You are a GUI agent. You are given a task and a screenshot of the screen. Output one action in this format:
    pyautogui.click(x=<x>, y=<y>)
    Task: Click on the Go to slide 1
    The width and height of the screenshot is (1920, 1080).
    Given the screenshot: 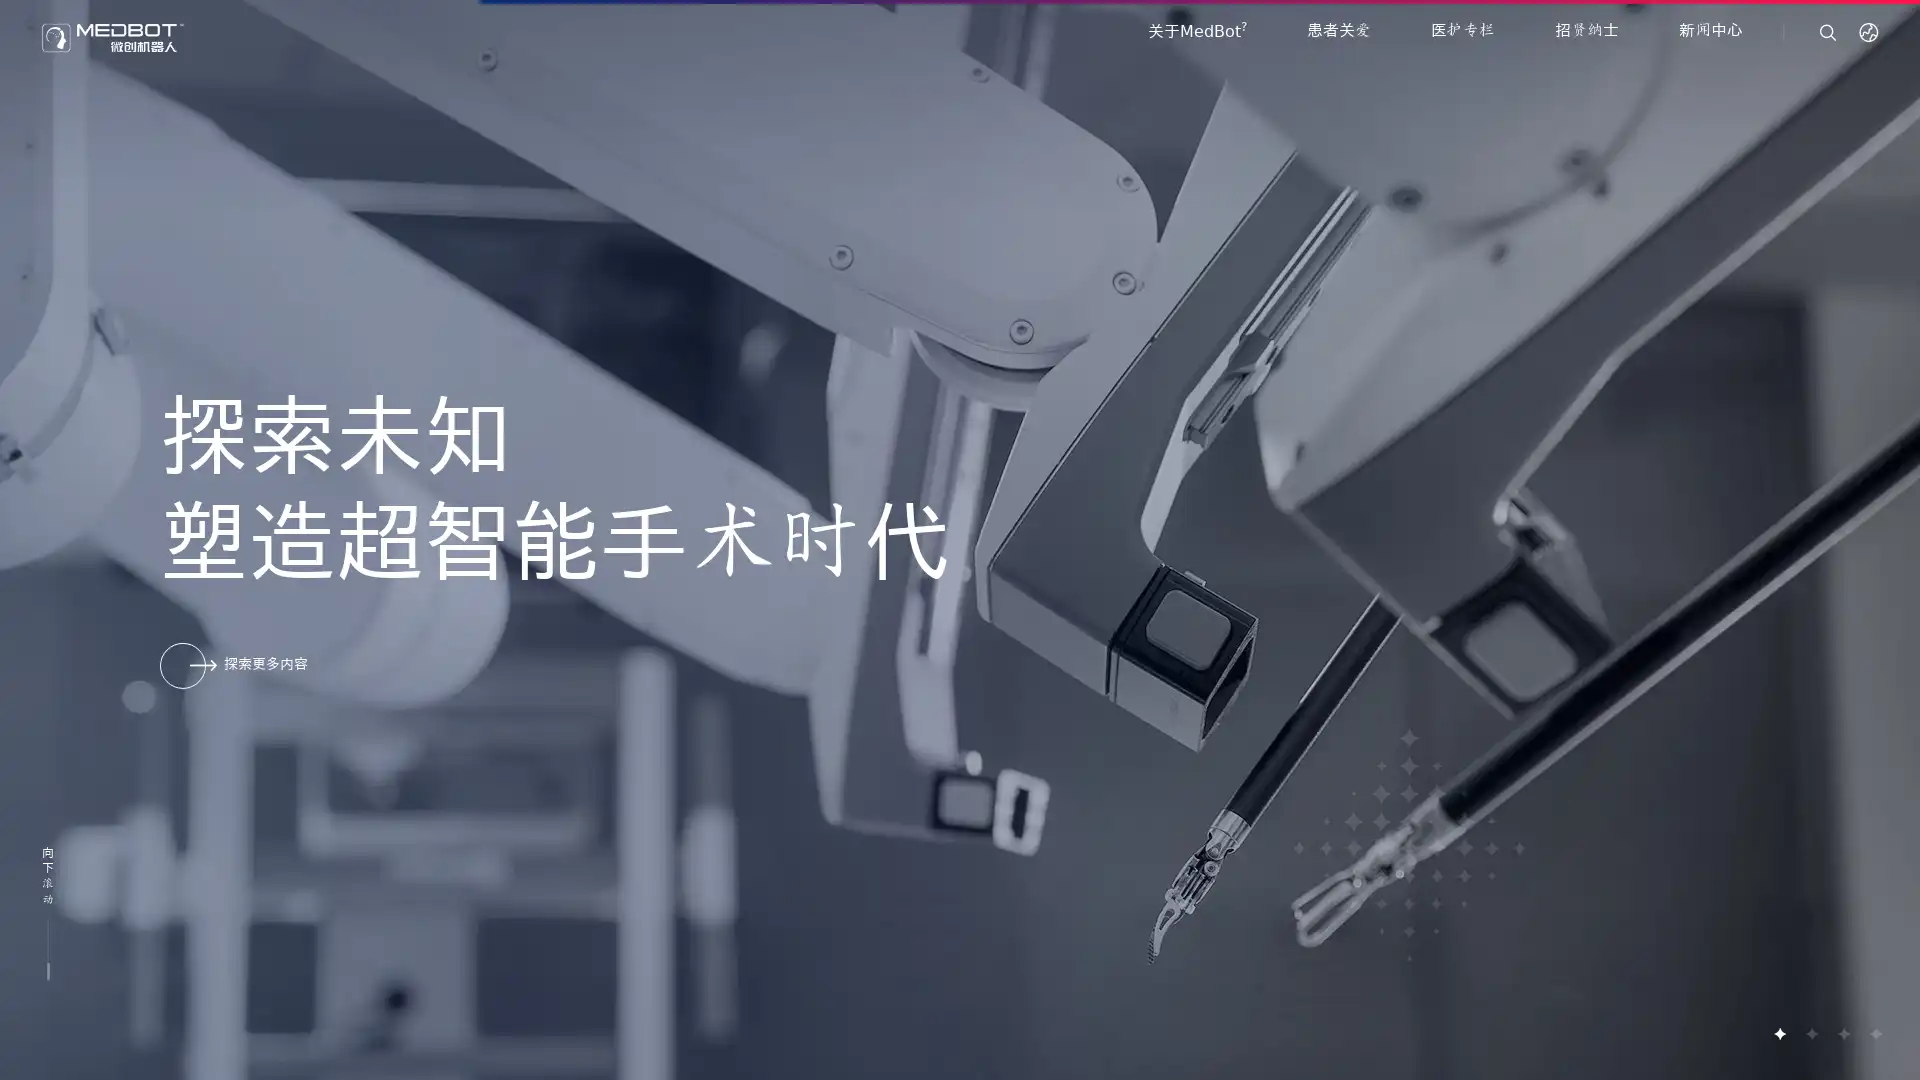 What is the action you would take?
    pyautogui.click(x=1779, y=1033)
    